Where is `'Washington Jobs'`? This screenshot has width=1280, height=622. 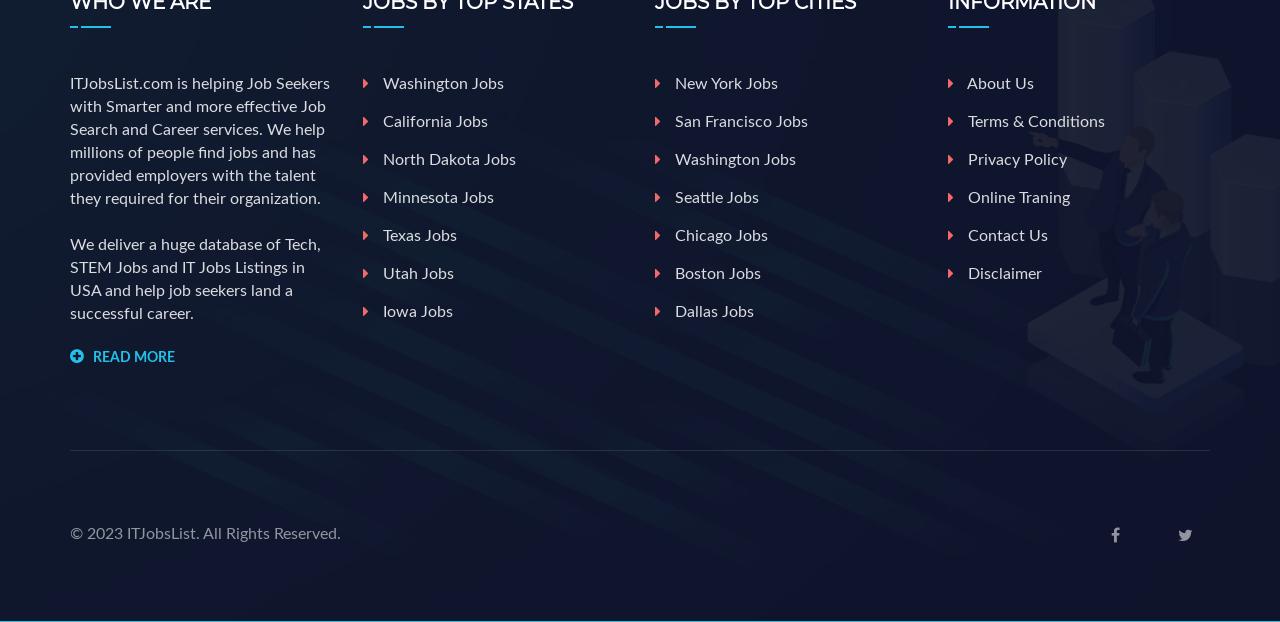
'Washington Jobs' is located at coordinates (439, 83).